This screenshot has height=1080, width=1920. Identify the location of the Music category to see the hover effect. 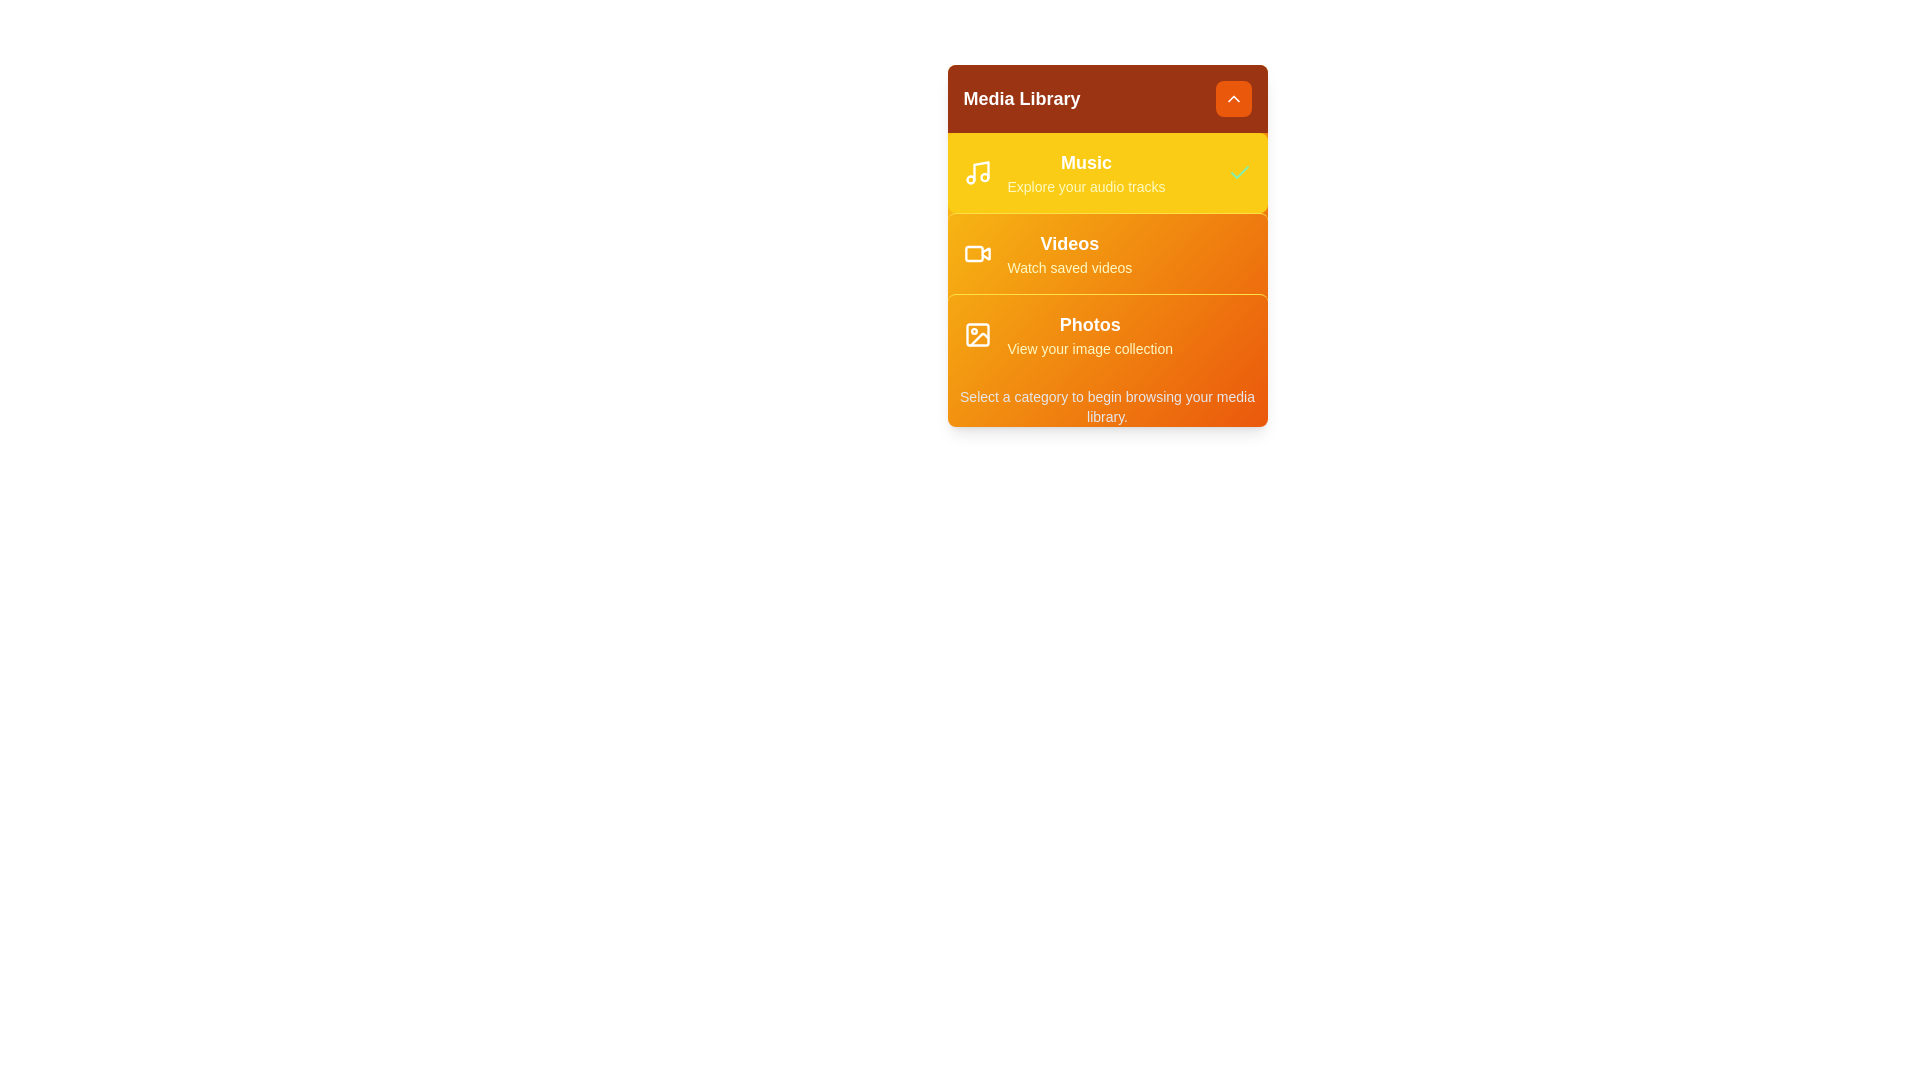
(1106, 172).